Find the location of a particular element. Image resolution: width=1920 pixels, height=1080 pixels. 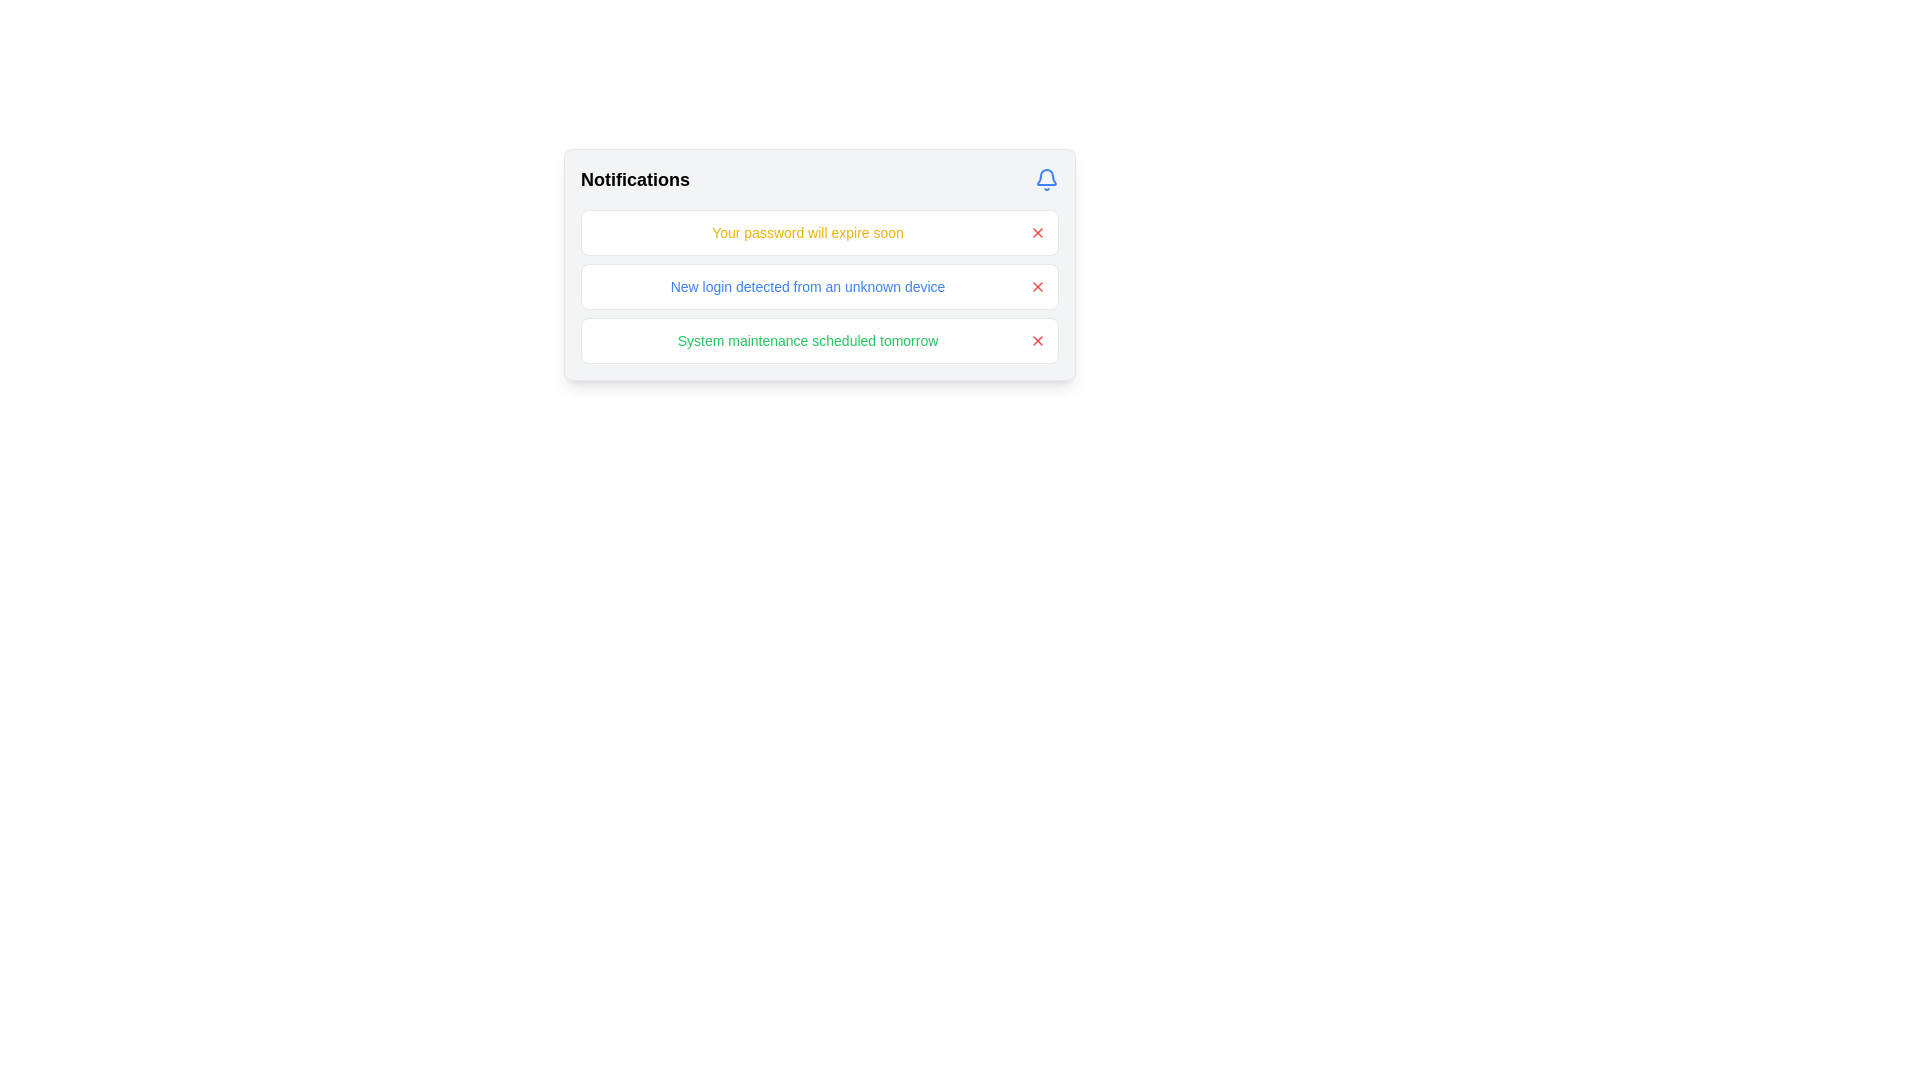

the Text Display element that shows the message 'System maintenance scheduled tomorrow' in green font, located within a notification card at the bottom of three notifications is located at coordinates (807, 339).